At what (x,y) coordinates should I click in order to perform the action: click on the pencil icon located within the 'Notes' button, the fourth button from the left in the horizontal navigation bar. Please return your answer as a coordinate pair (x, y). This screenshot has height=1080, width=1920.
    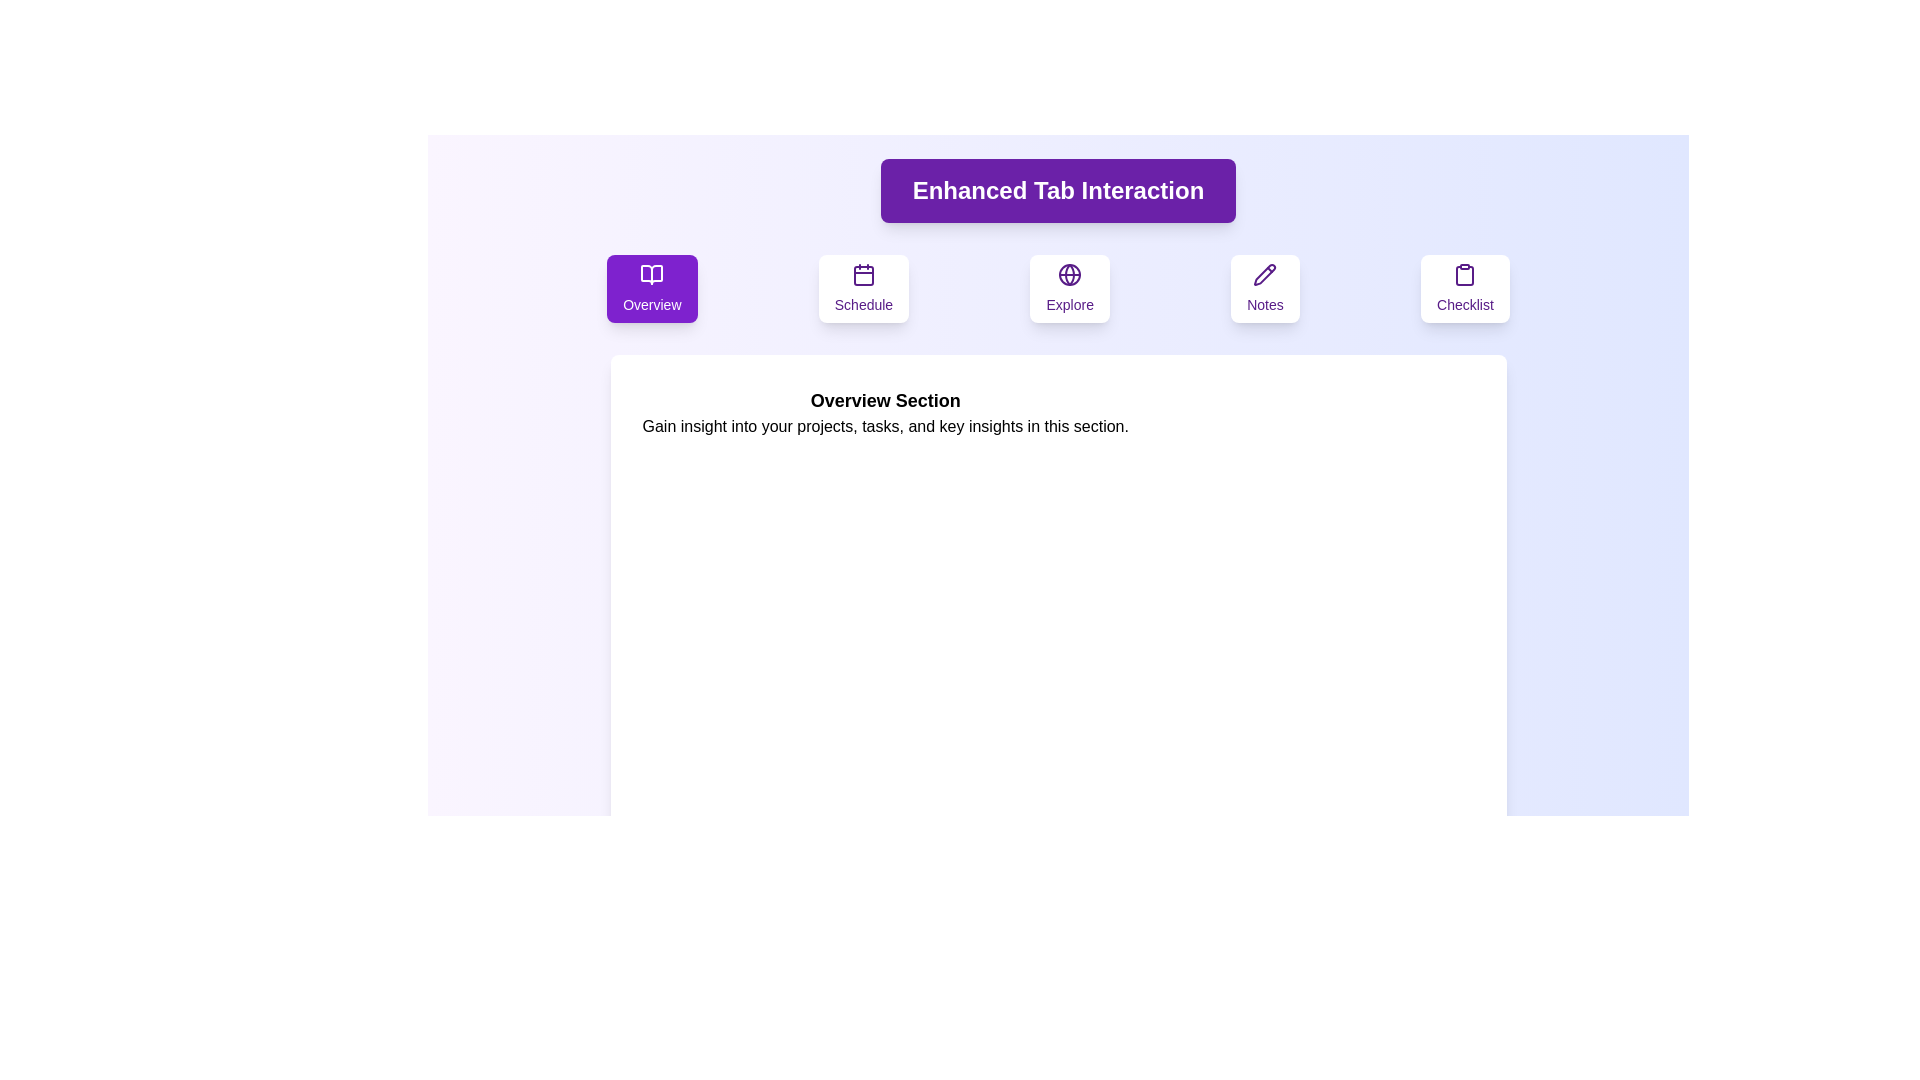
    Looking at the image, I should click on (1264, 274).